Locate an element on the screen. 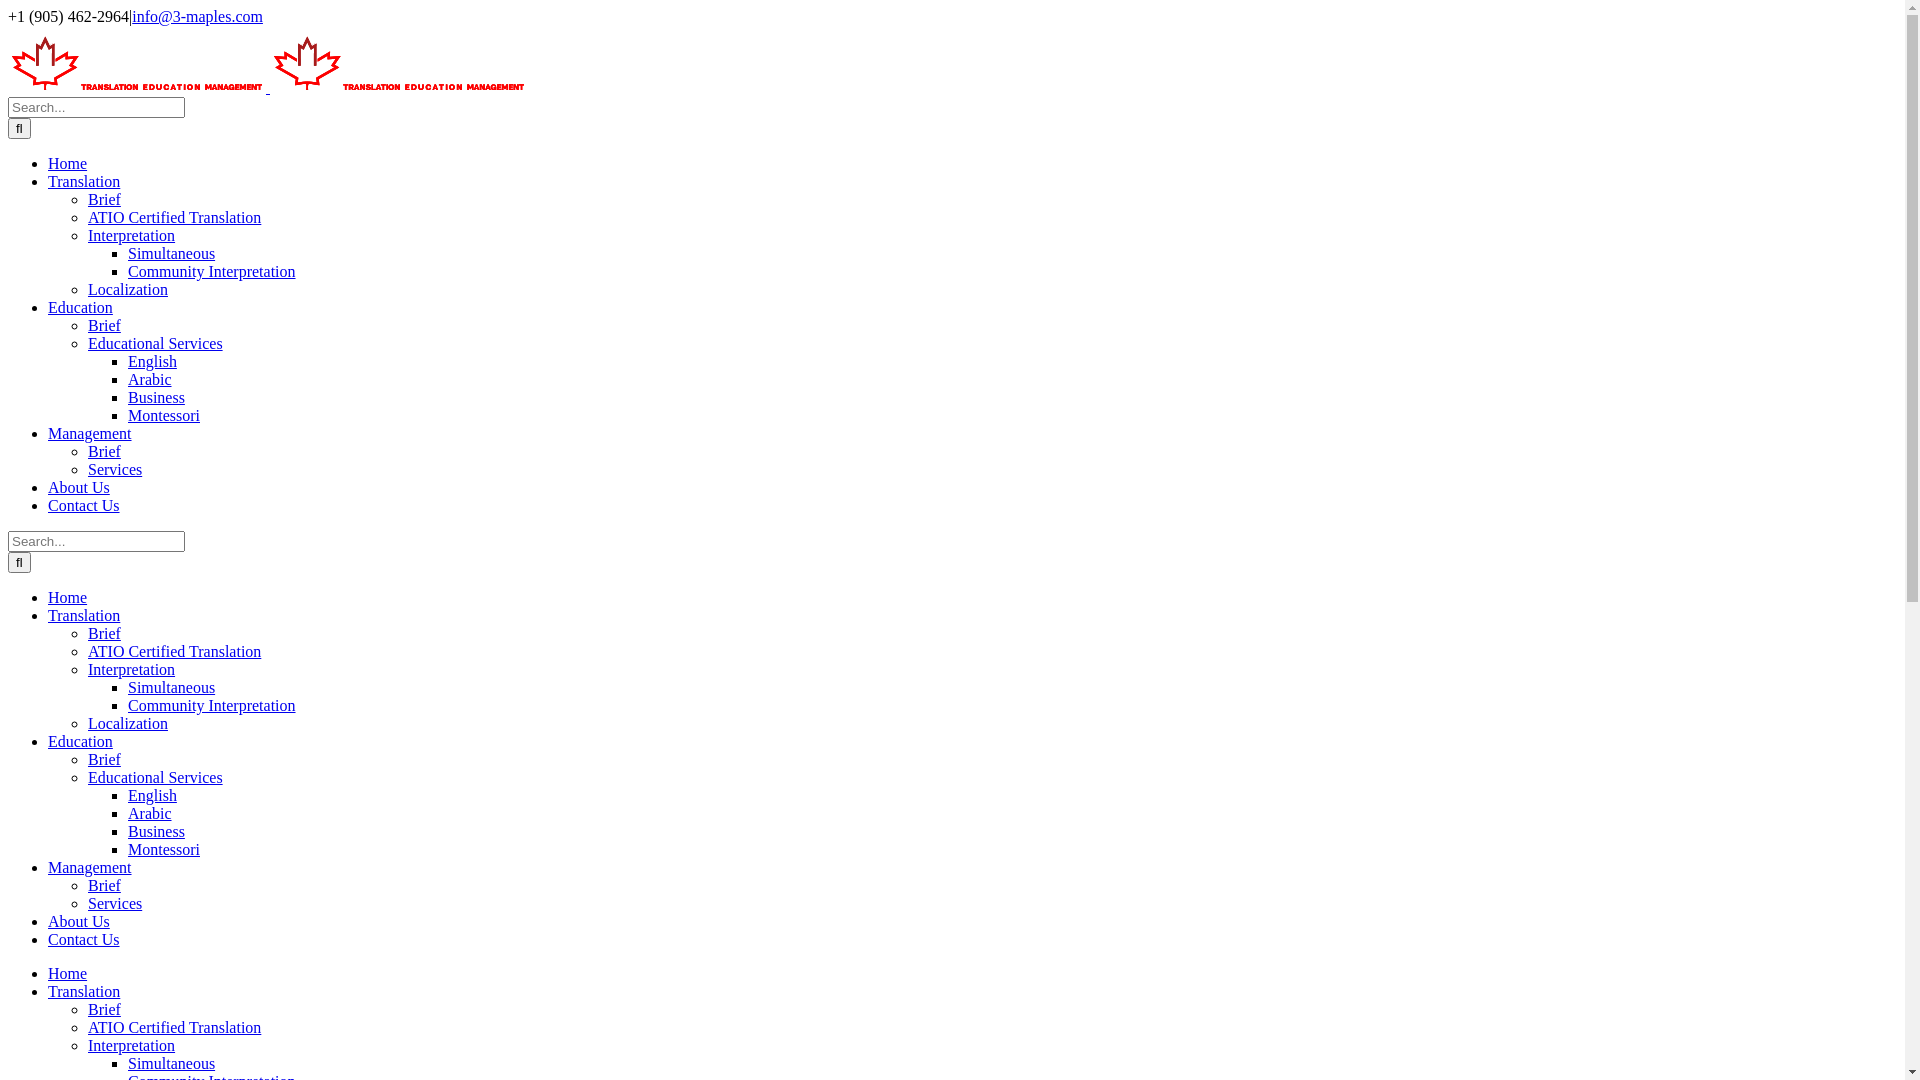  'ATIO Certified Translation' is located at coordinates (86, 1027).